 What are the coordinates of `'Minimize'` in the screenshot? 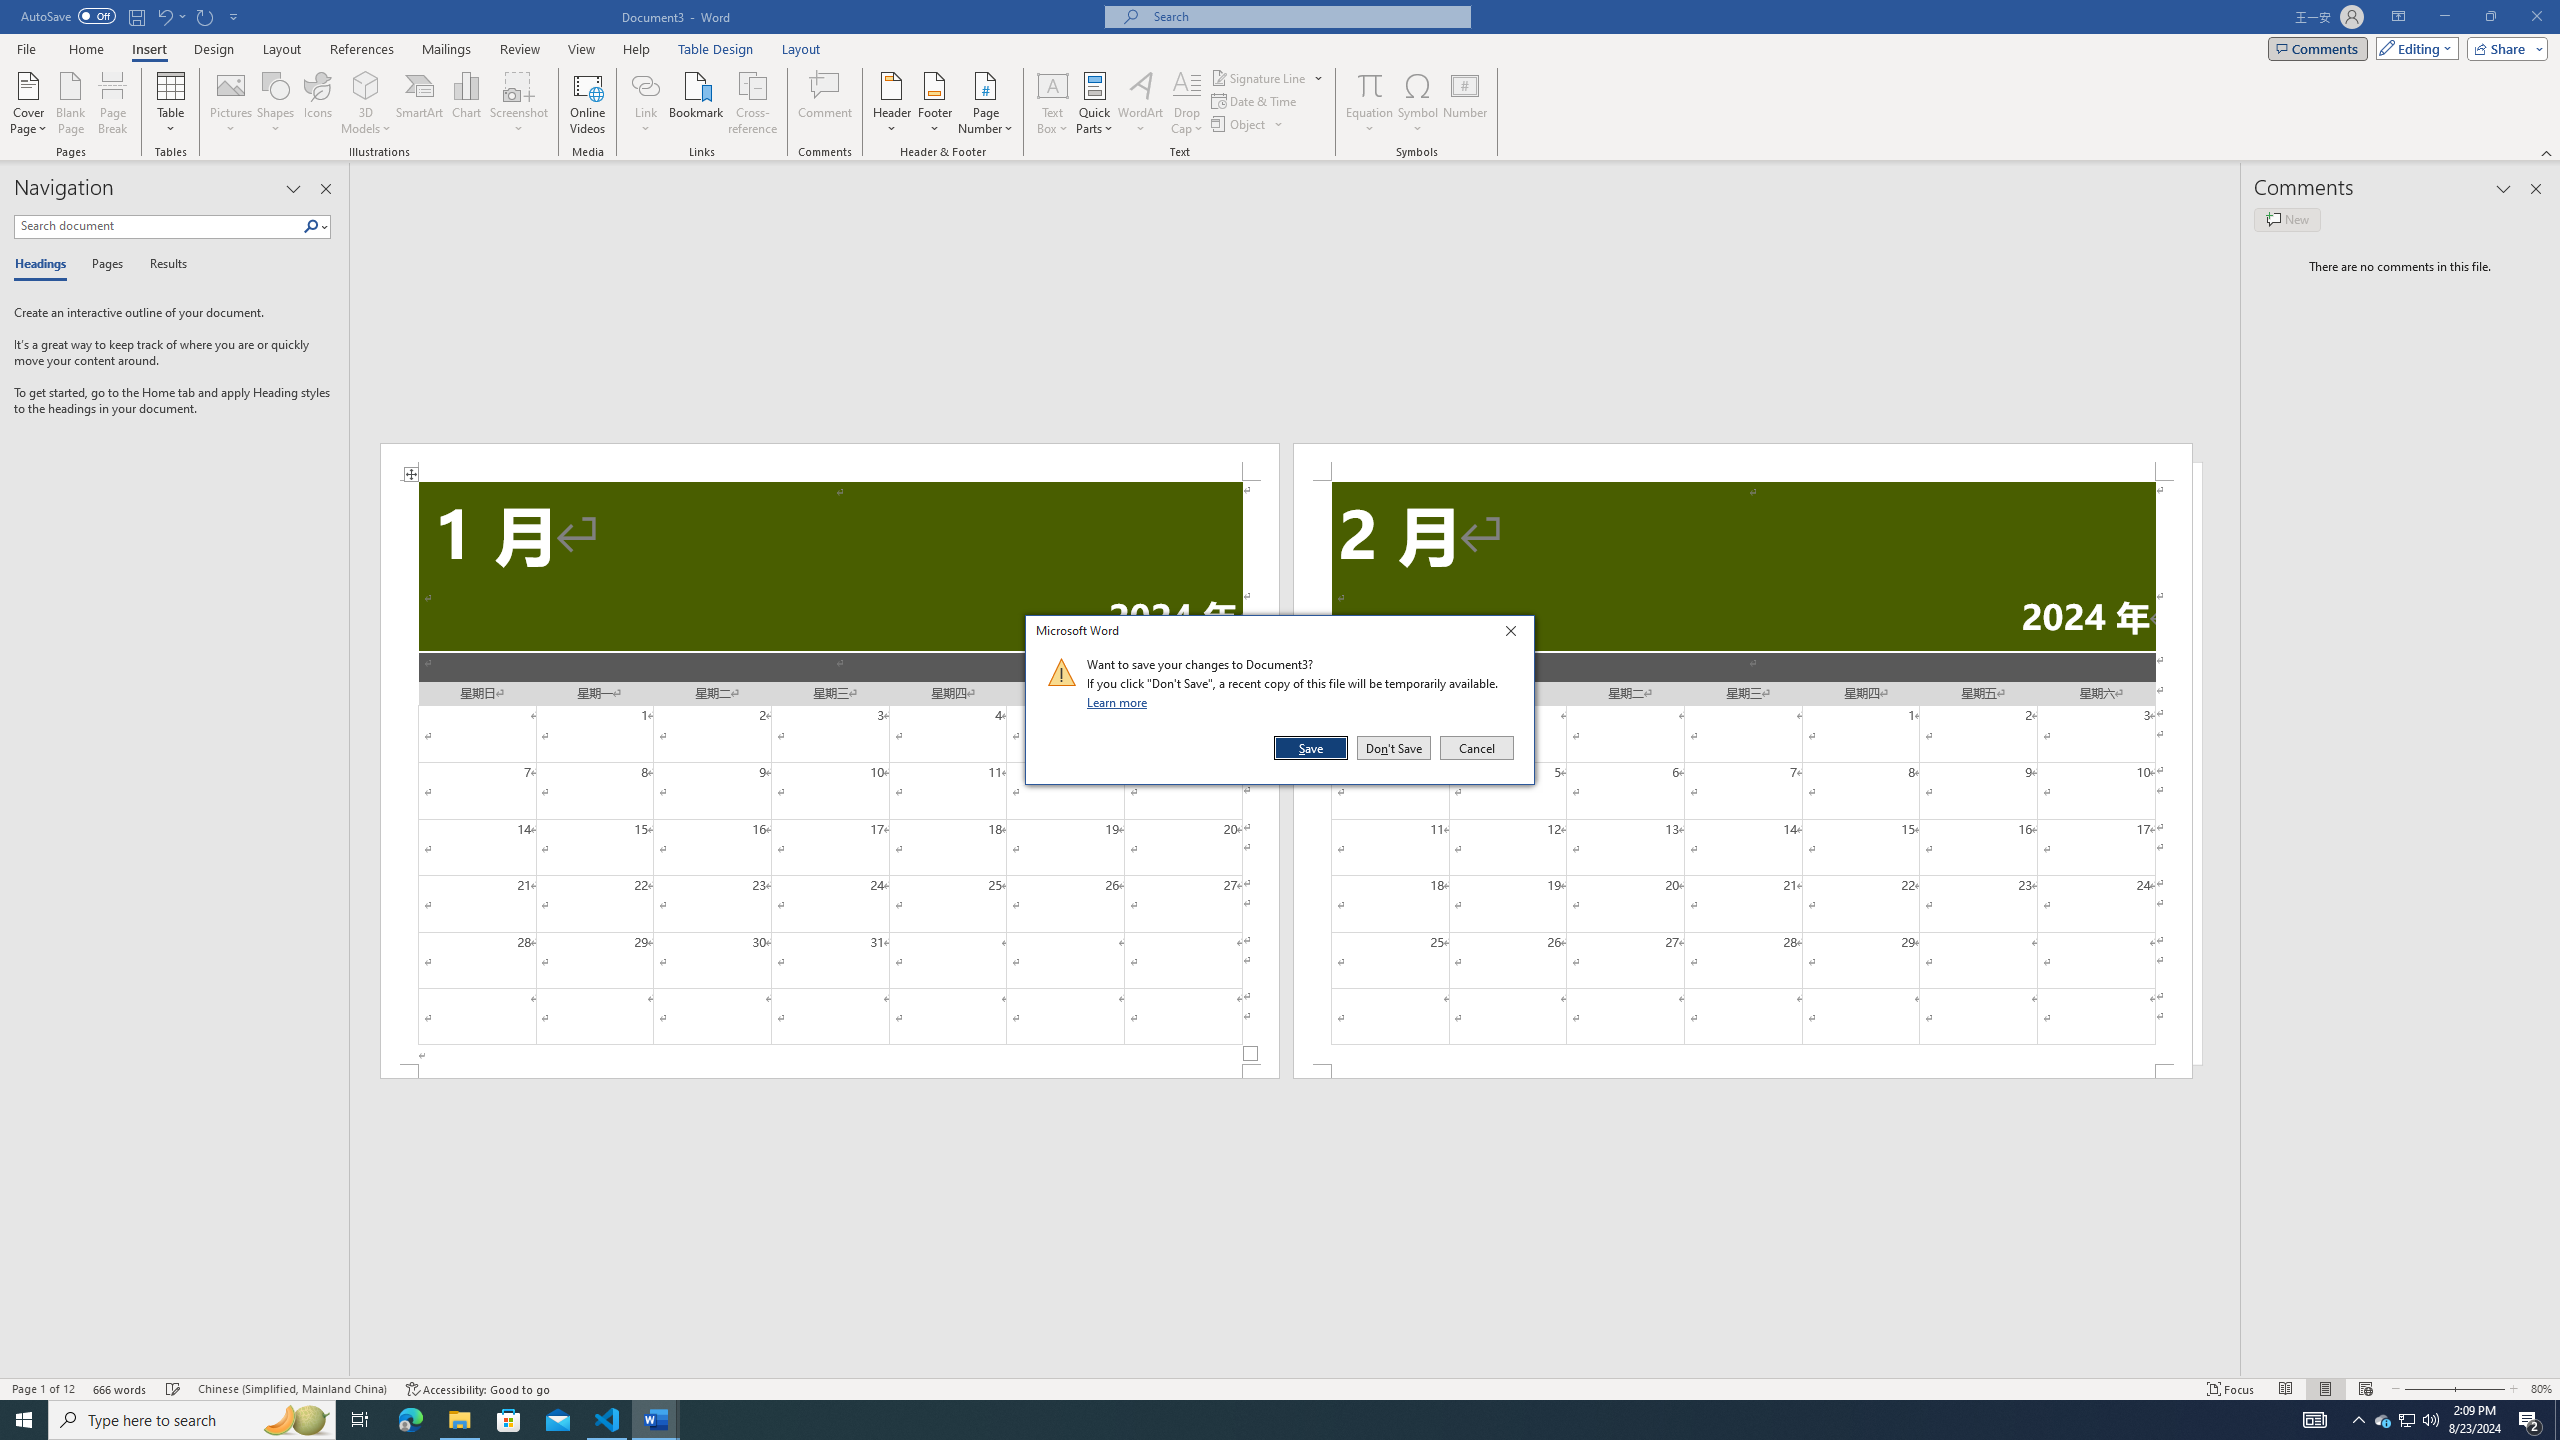 It's located at (2443, 16).